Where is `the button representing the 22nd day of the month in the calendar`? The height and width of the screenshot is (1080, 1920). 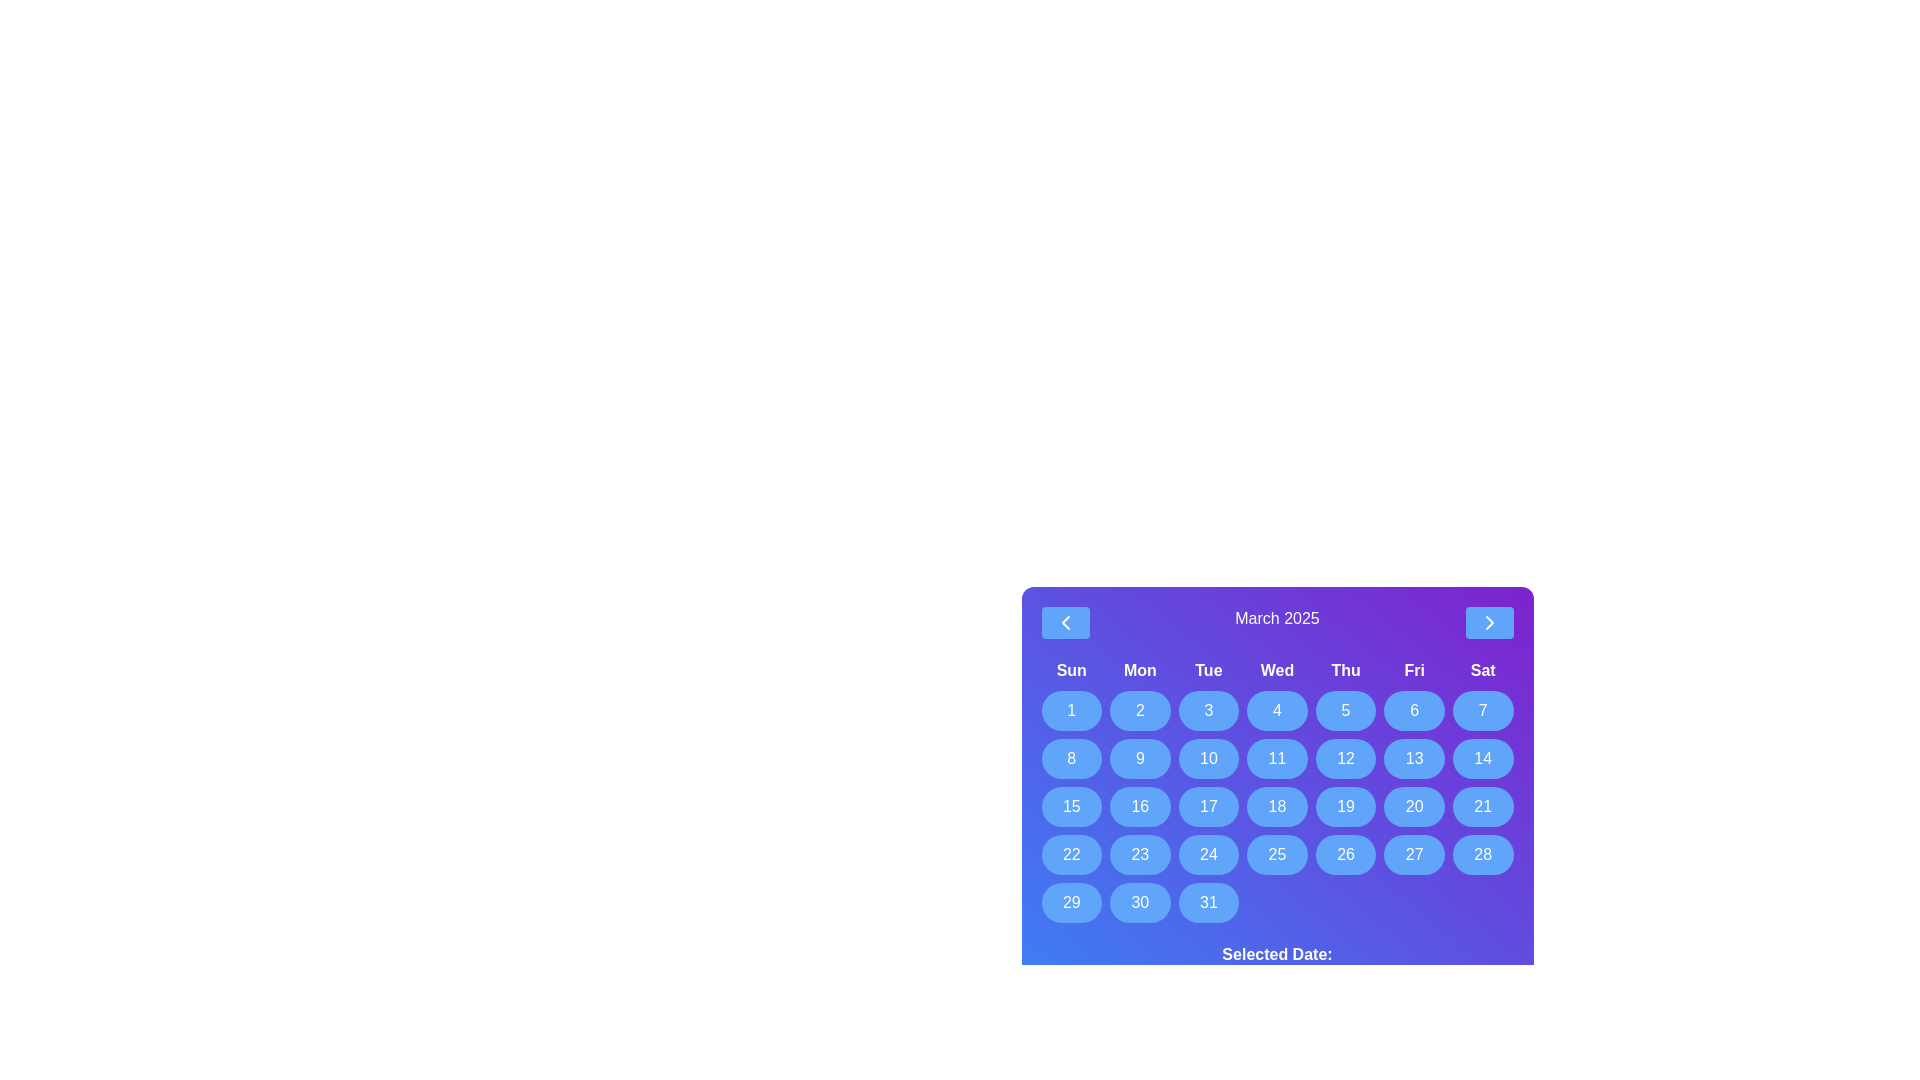 the button representing the 22nd day of the month in the calendar is located at coordinates (1070, 855).